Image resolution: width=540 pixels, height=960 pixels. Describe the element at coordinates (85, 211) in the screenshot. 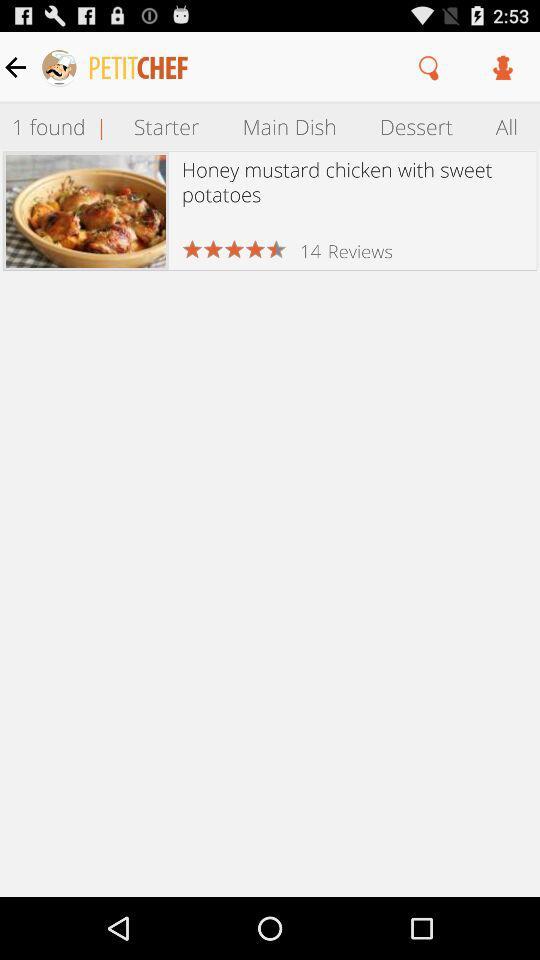

I see `icon below 1 found` at that location.